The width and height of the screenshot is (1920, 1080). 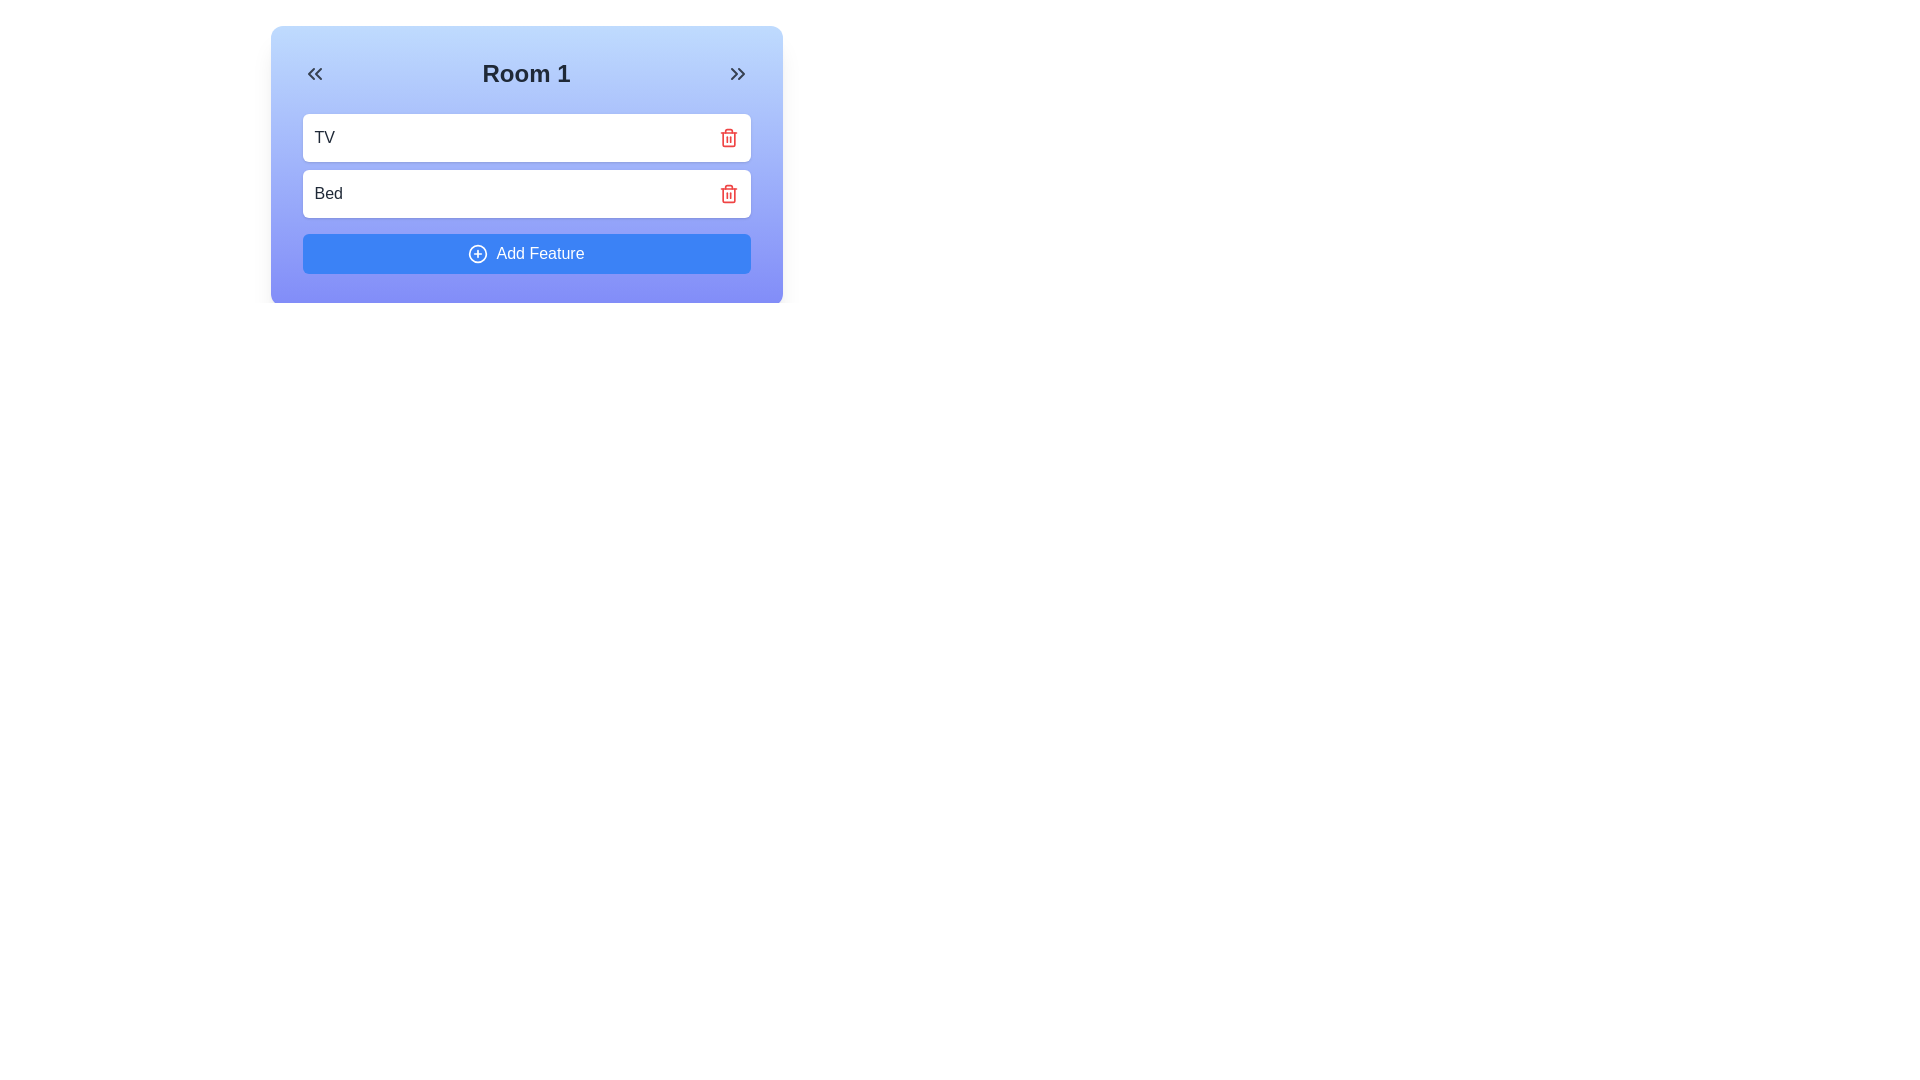 What do you see at coordinates (477, 253) in the screenshot?
I see `the circular outline icon located within the rounded rectangular button at the bottom of the card layout, which is centrally aligned beneath the 'TV' and 'Bed' items` at bounding box center [477, 253].